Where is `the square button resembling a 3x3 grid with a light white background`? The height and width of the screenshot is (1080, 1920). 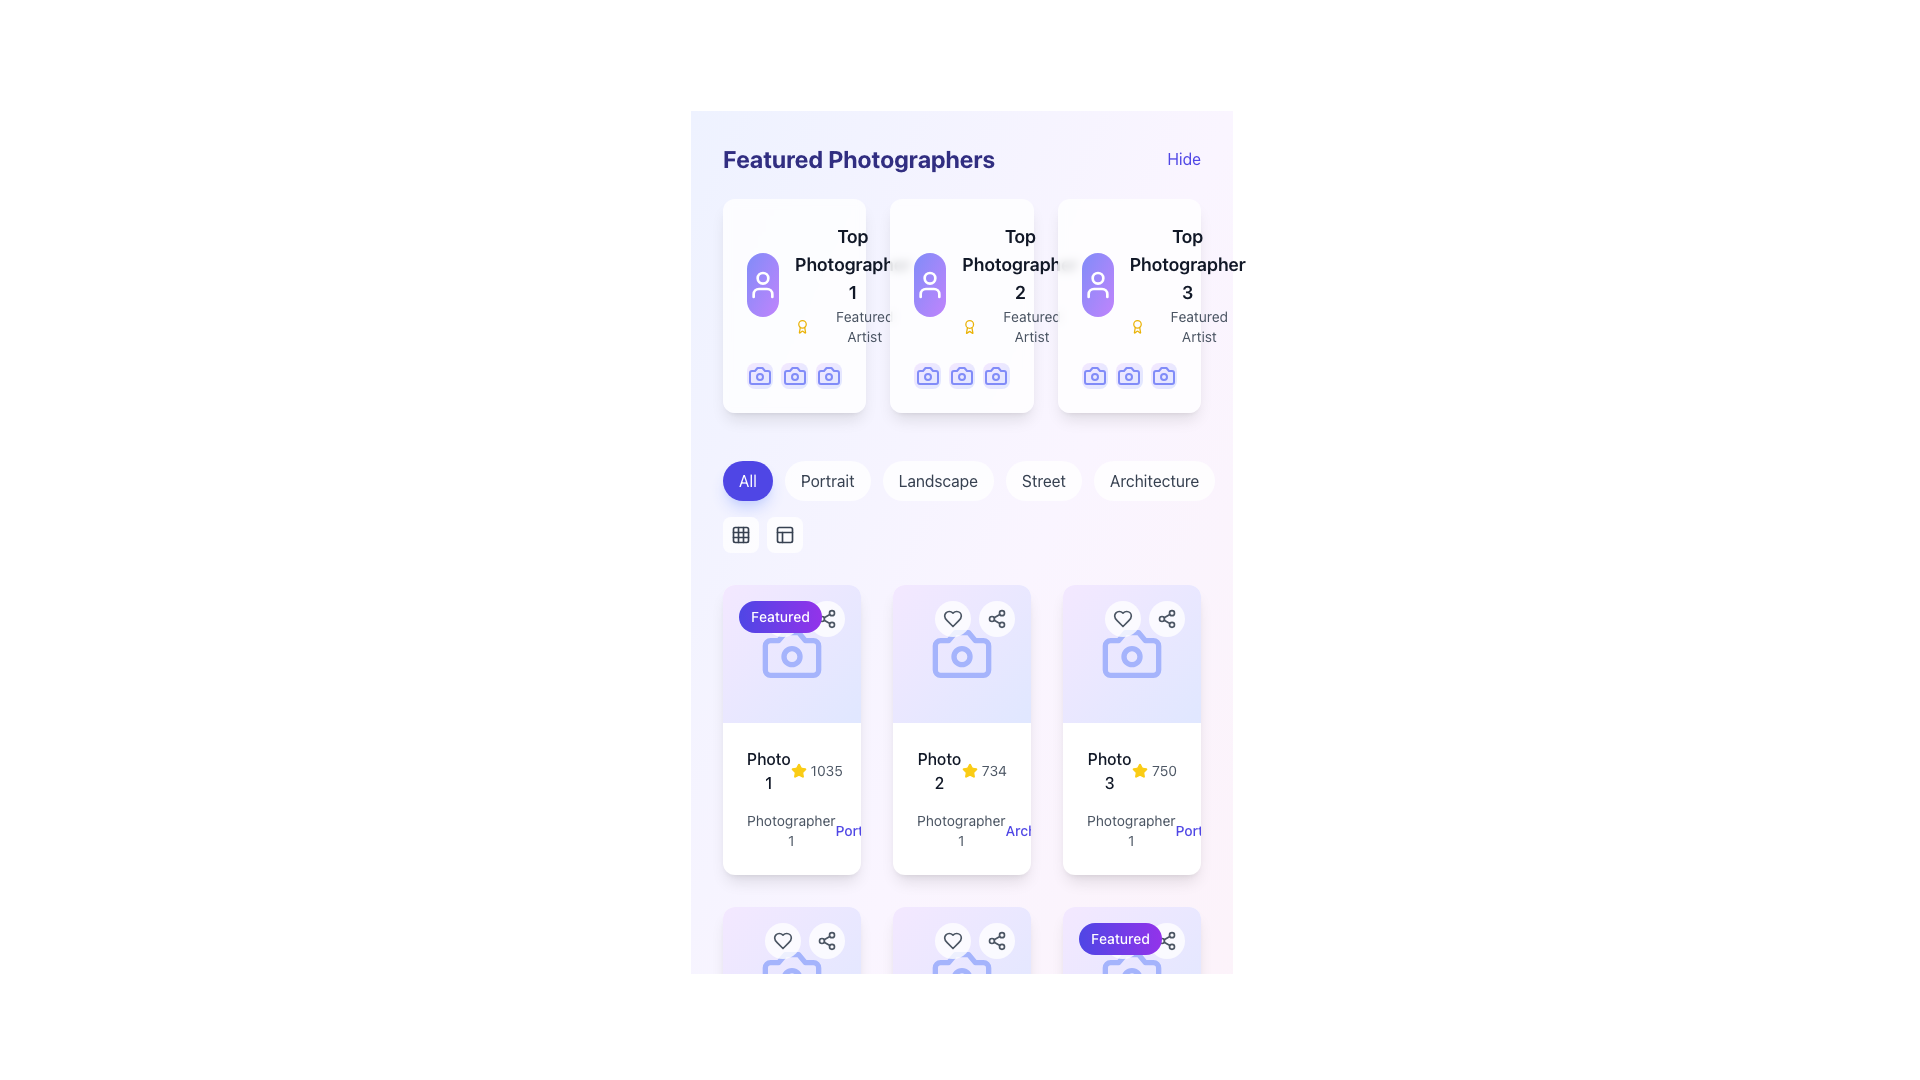
the square button resembling a 3x3 grid with a light white background is located at coordinates (739, 534).